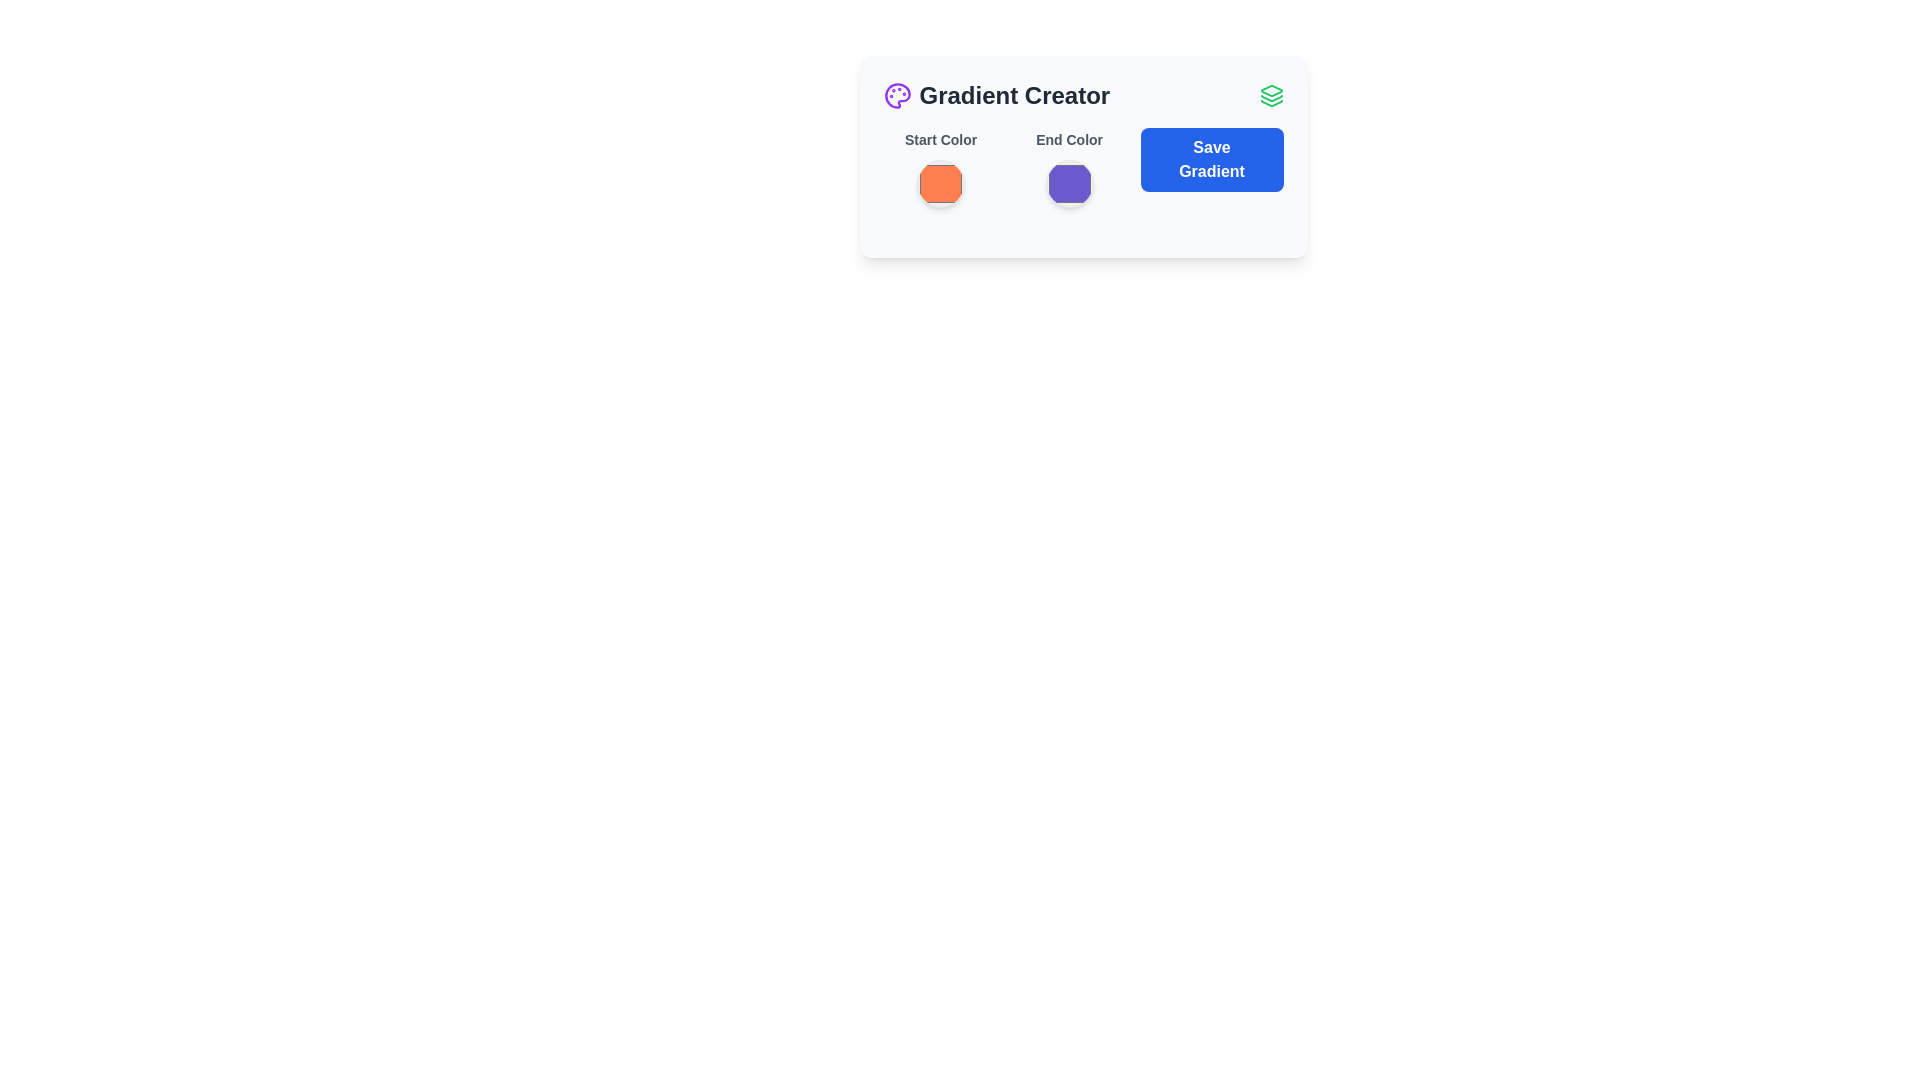  Describe the element at coordinates (1211, 158) in the screenshot. I see `the button that triggers the action of saving a gradient configuration` at that location.